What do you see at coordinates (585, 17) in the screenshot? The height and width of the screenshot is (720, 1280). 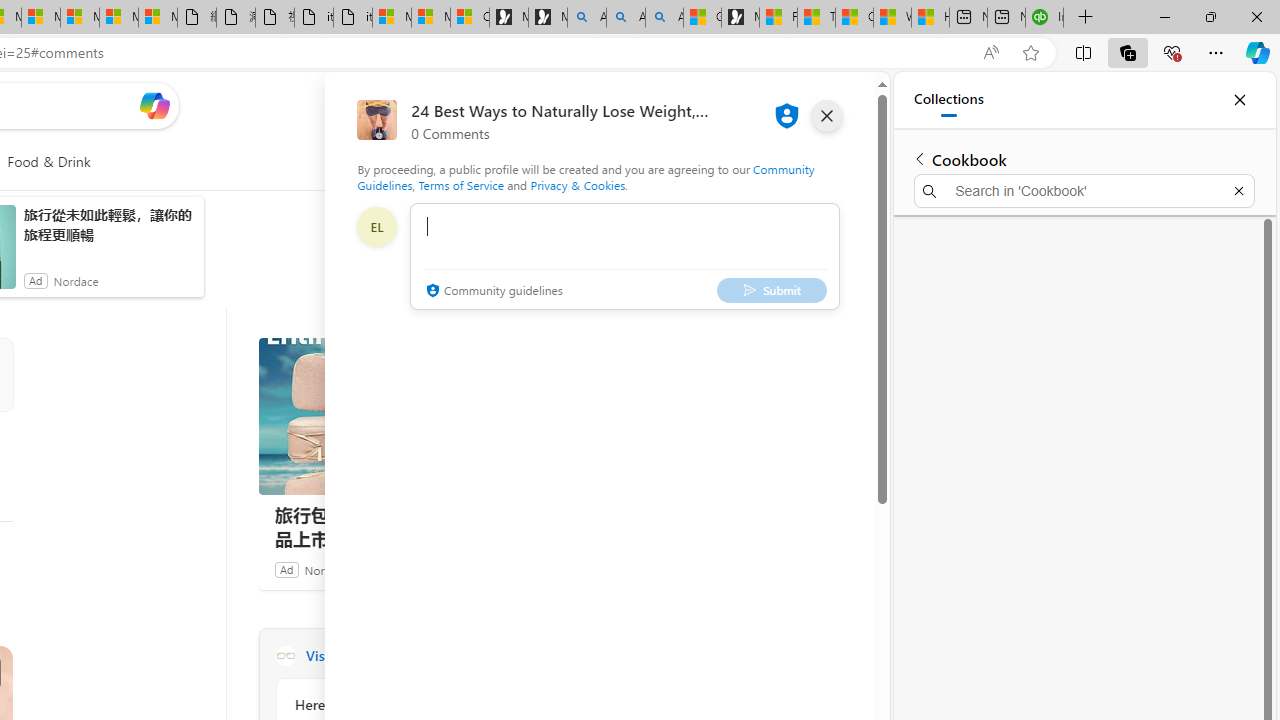 I see `'Alabama high school quarterback dies - Search'` at bounding box center [585, 17].